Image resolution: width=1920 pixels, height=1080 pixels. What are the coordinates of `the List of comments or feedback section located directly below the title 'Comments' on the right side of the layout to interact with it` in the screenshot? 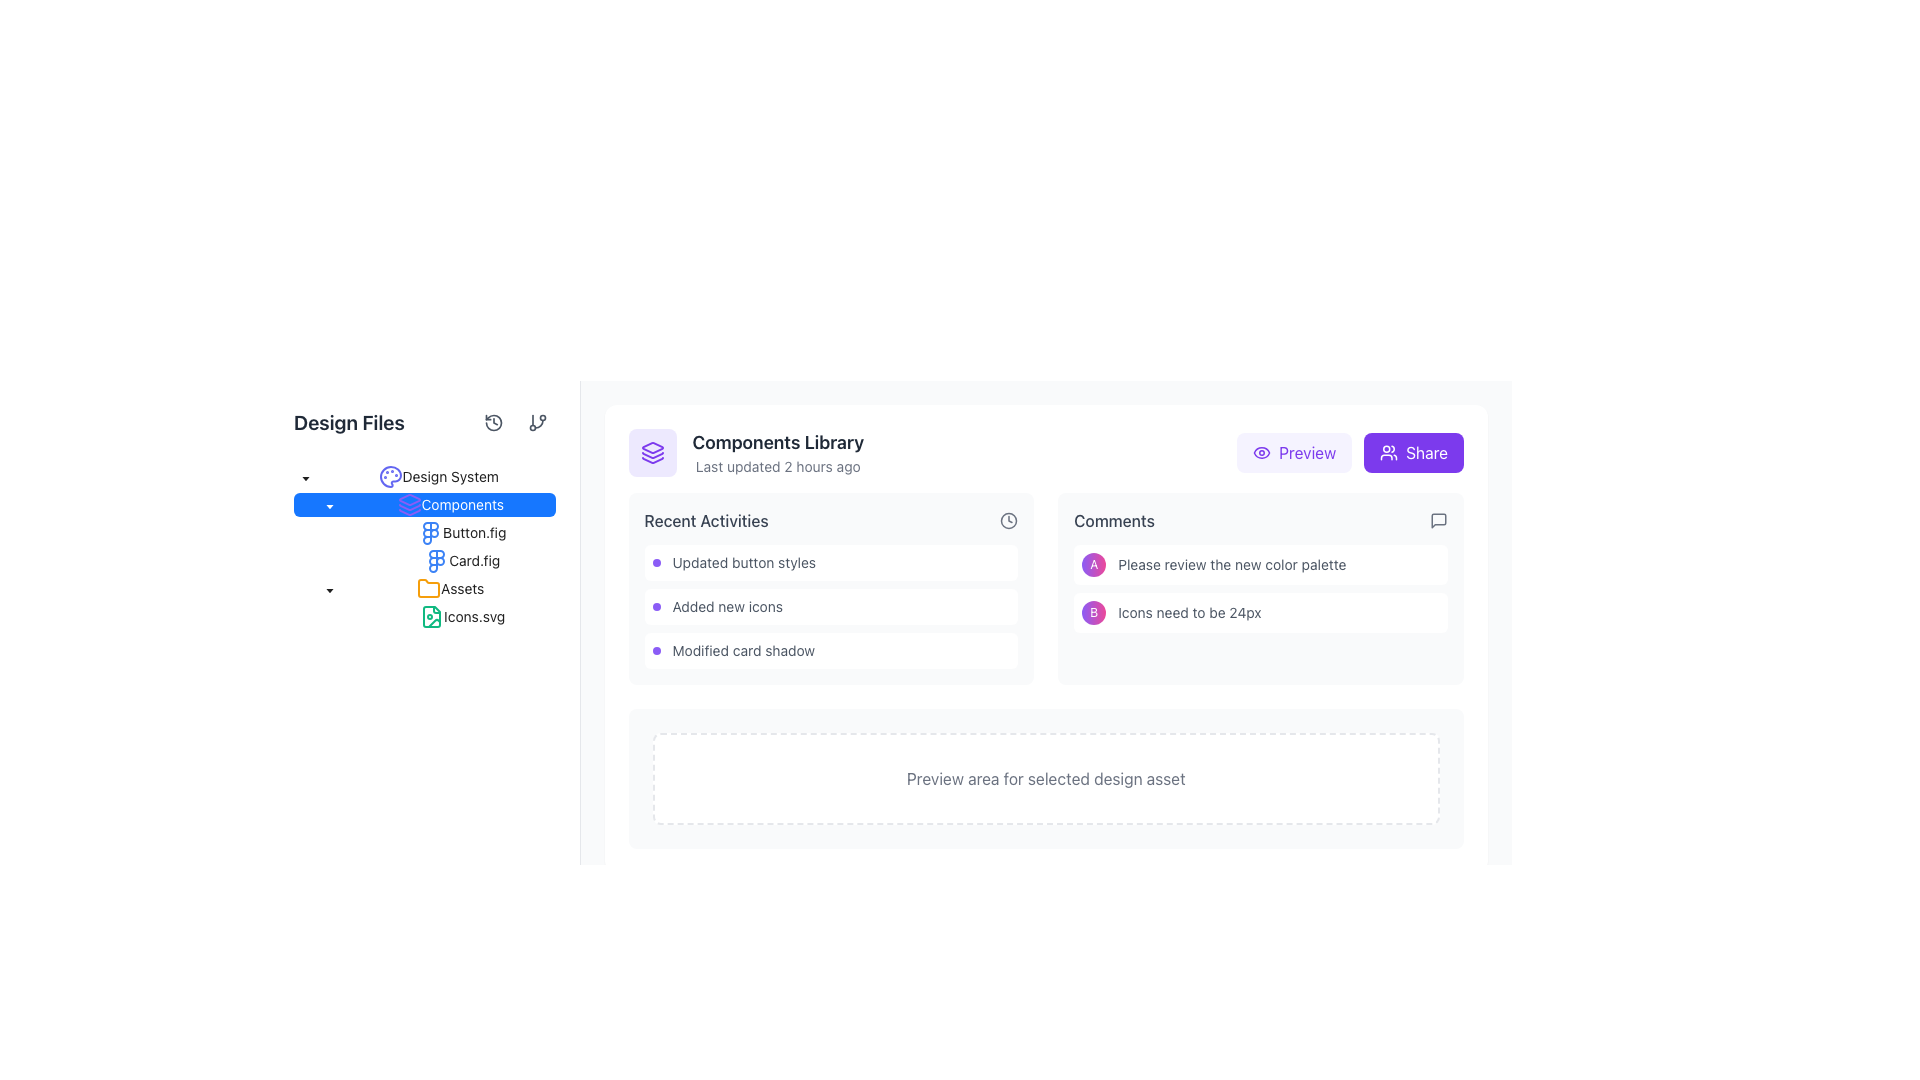 It's located at (1260, 588).